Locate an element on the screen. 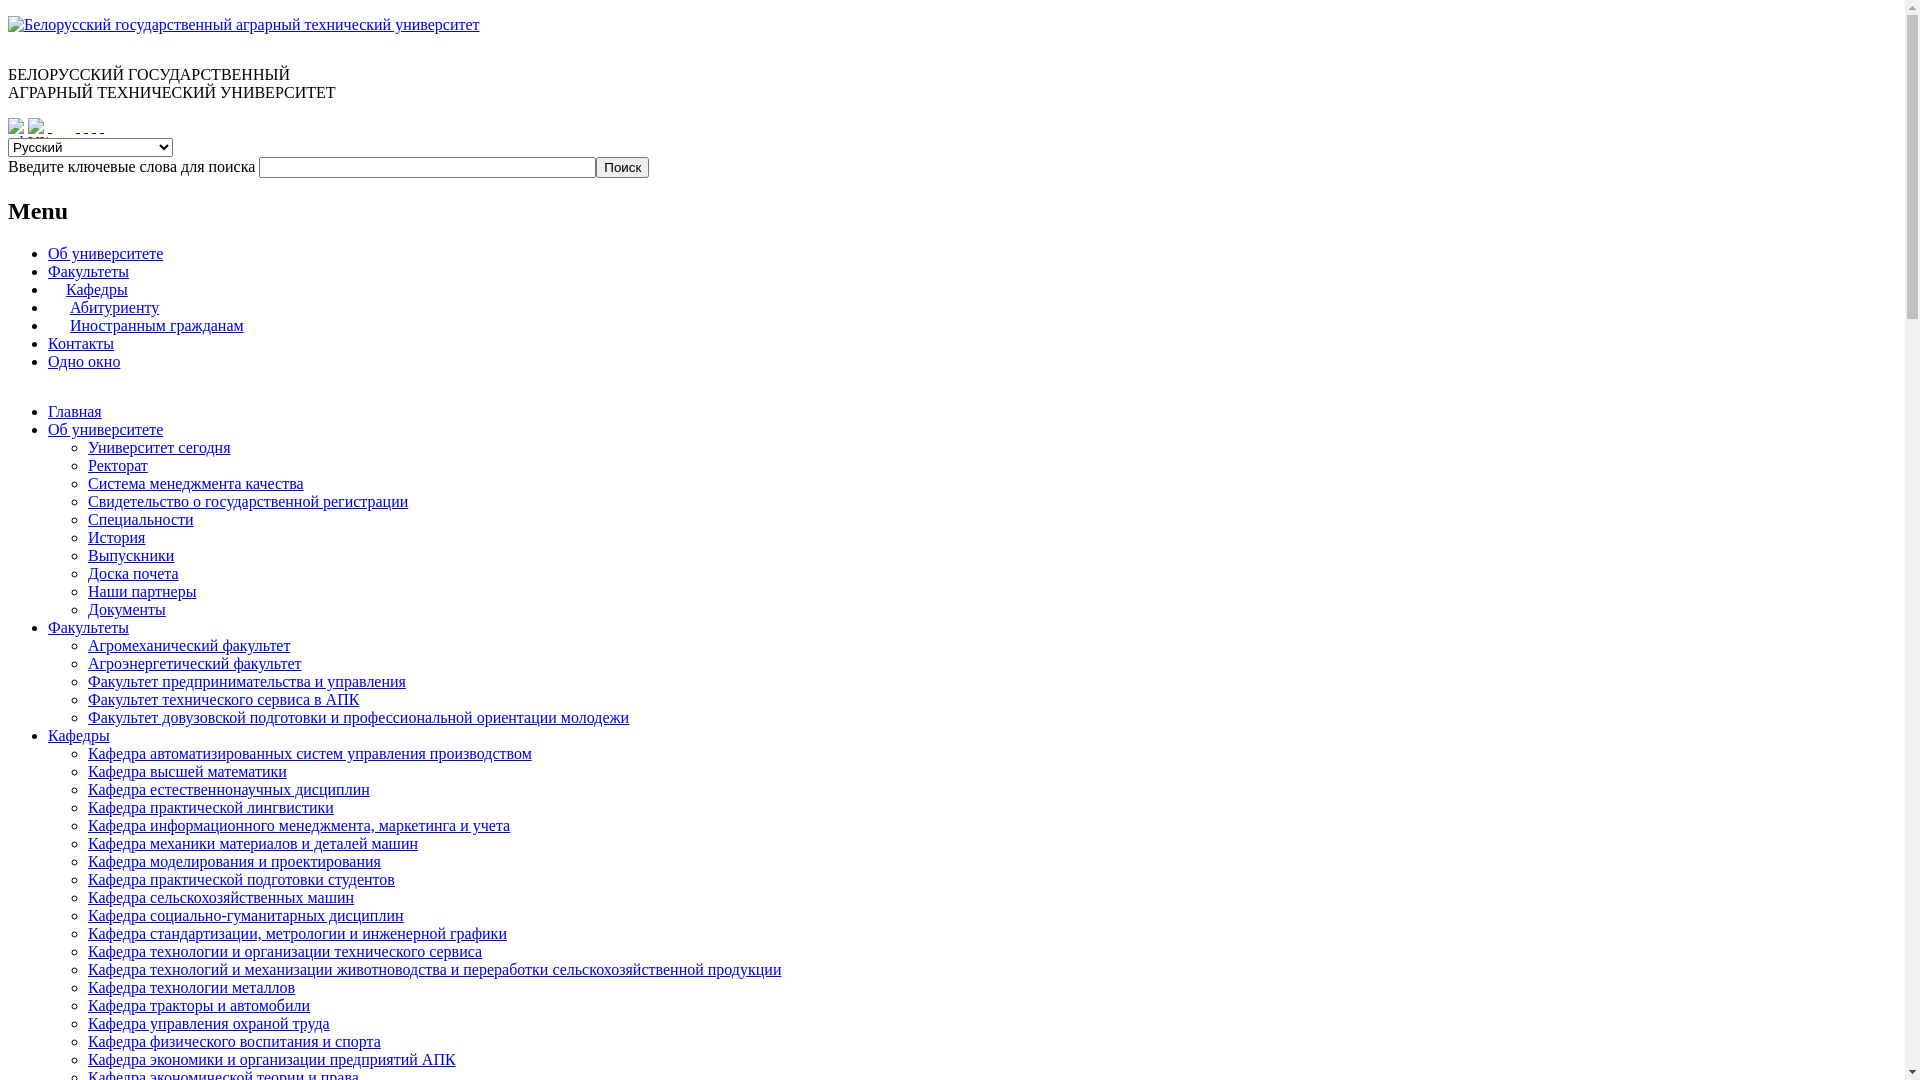  ' ' is located at coordinates (77, 126).